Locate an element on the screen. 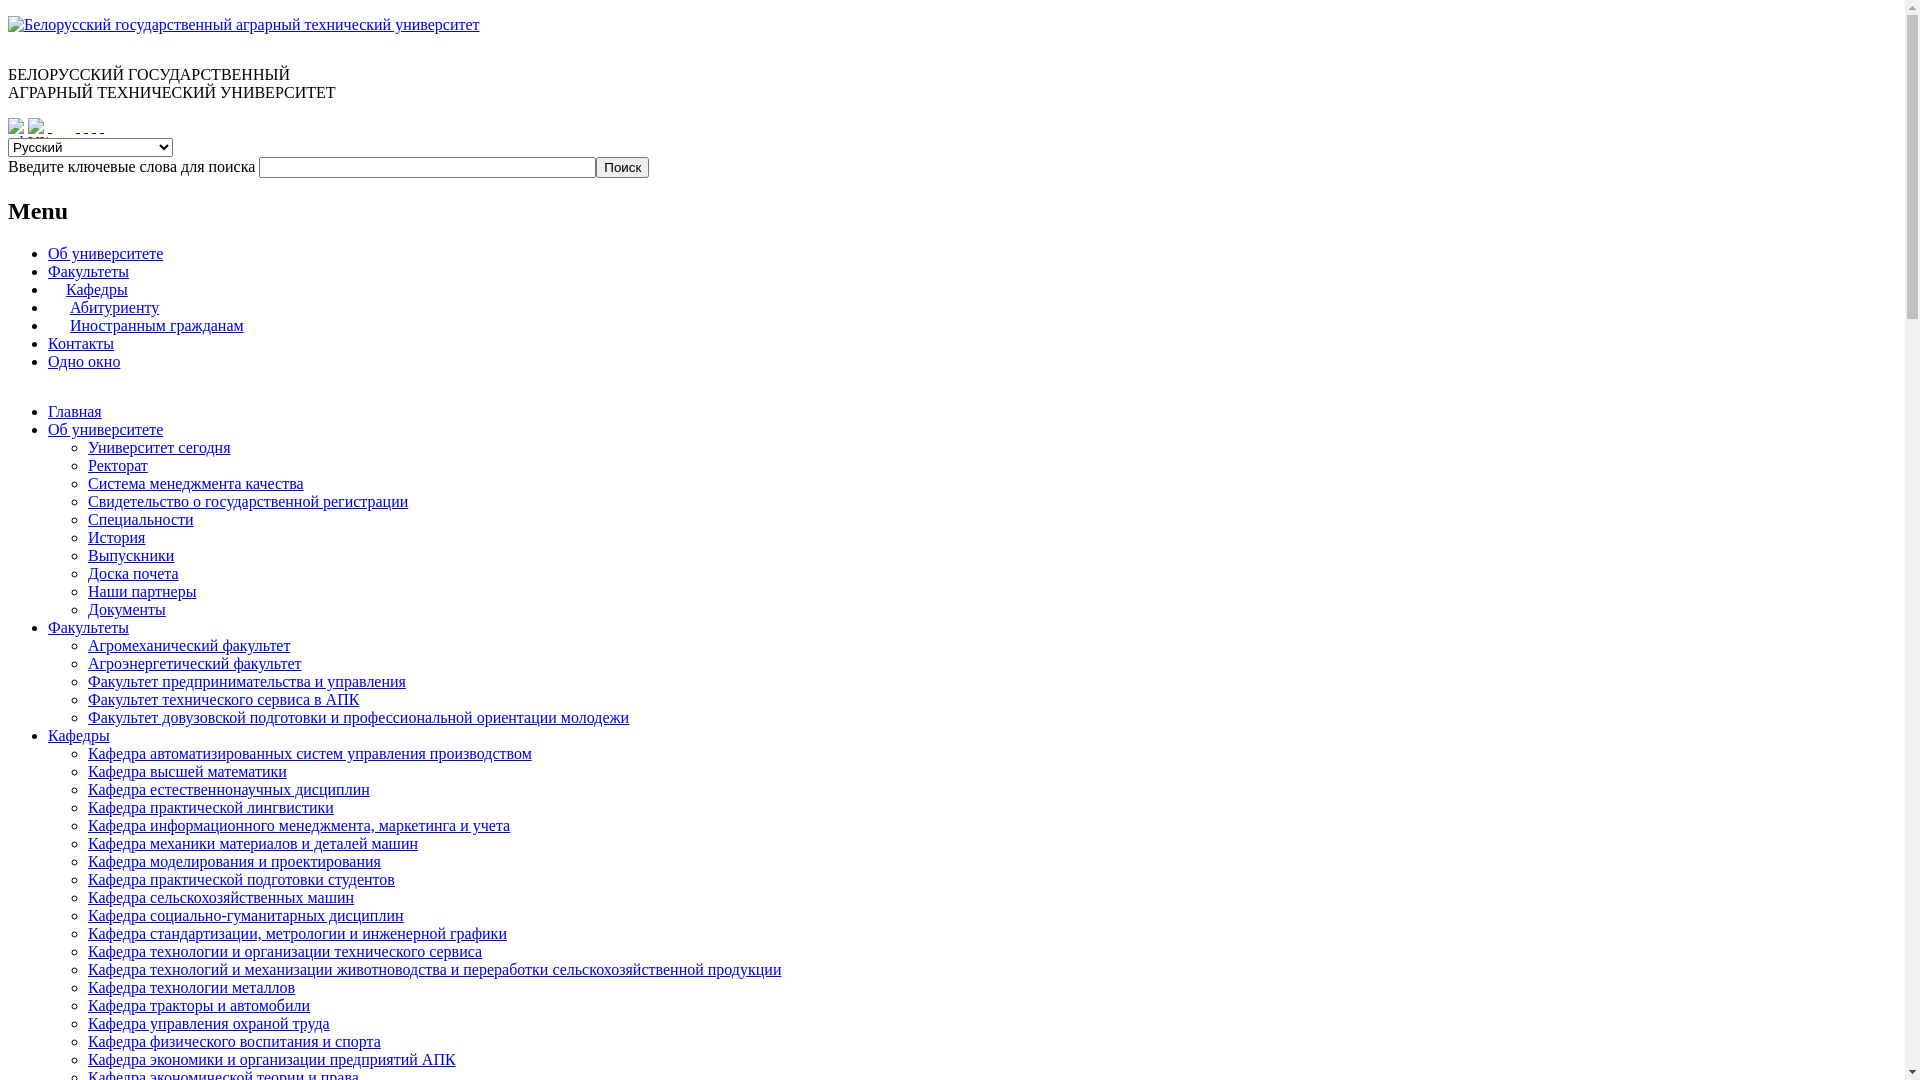  ' ' is located at coordinates (77, 126).